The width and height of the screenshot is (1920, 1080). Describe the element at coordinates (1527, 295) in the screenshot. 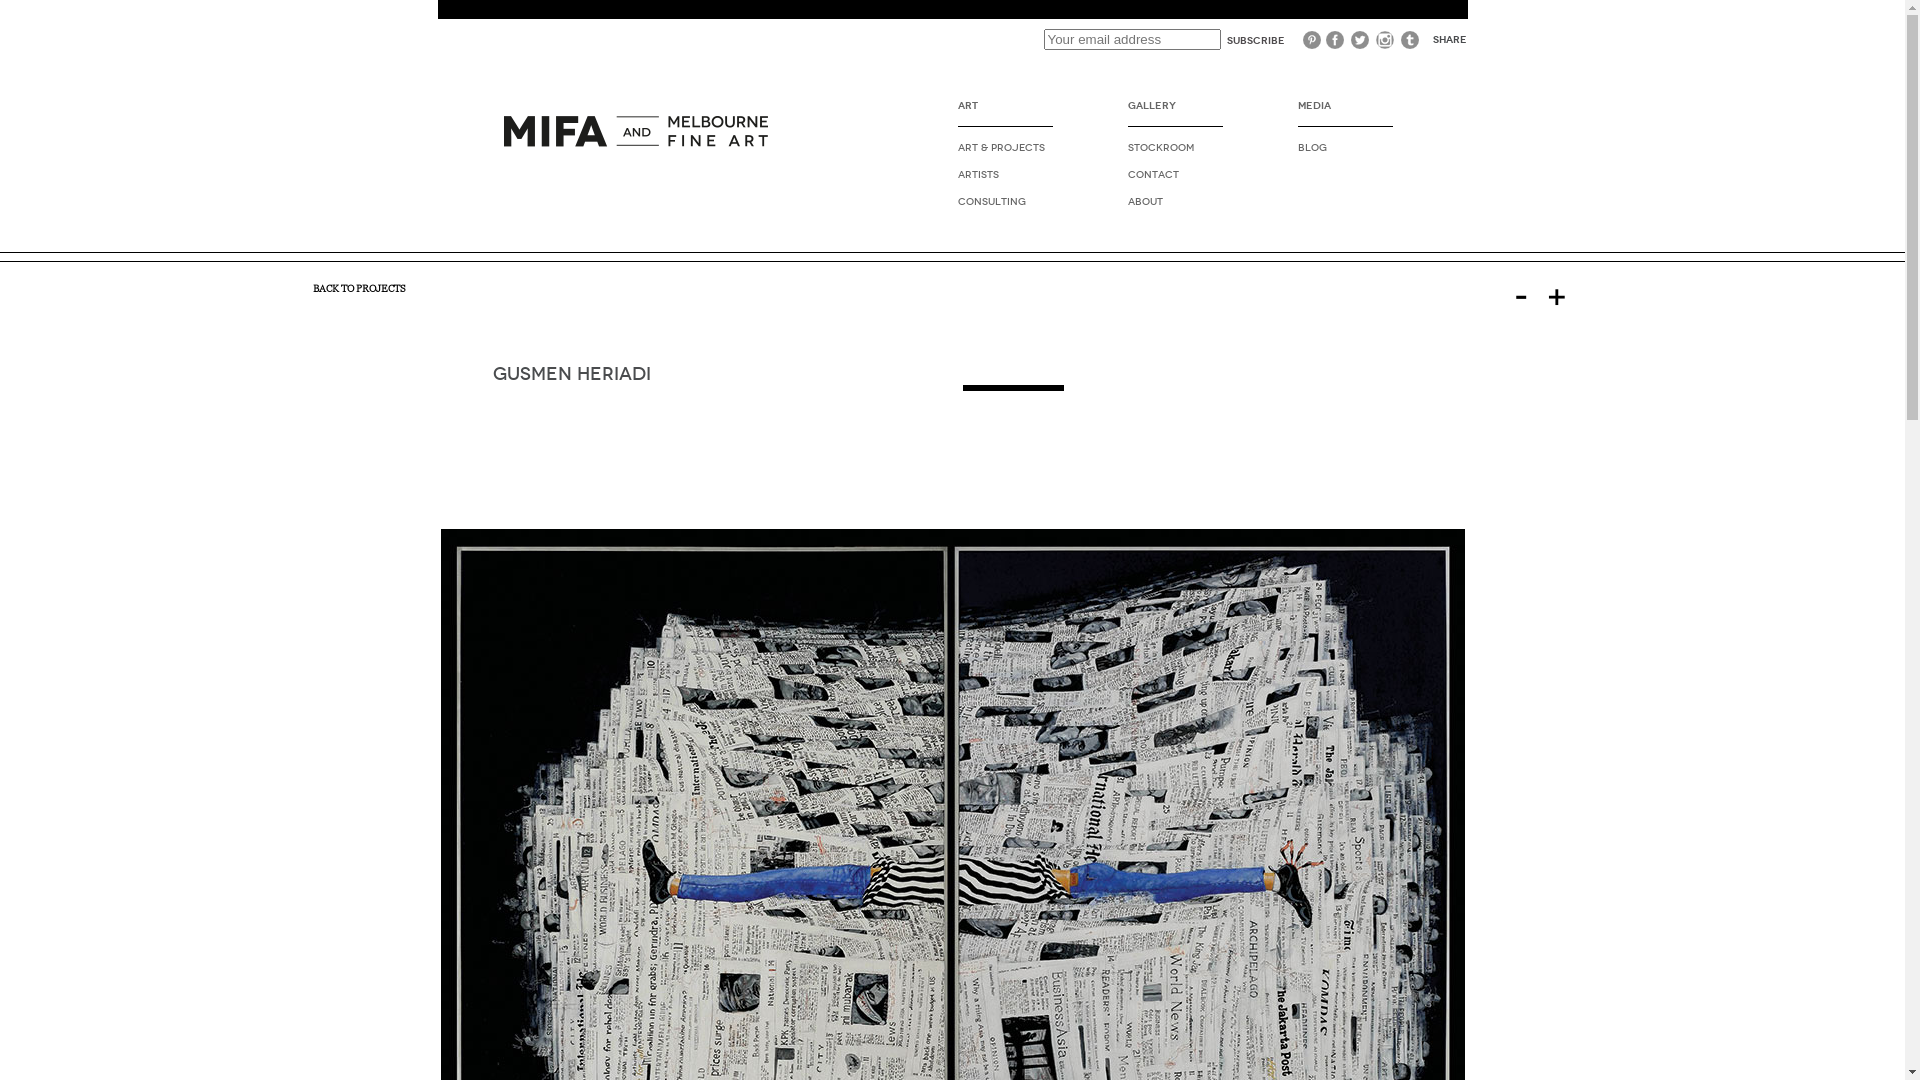

I see `'-'` at that location.